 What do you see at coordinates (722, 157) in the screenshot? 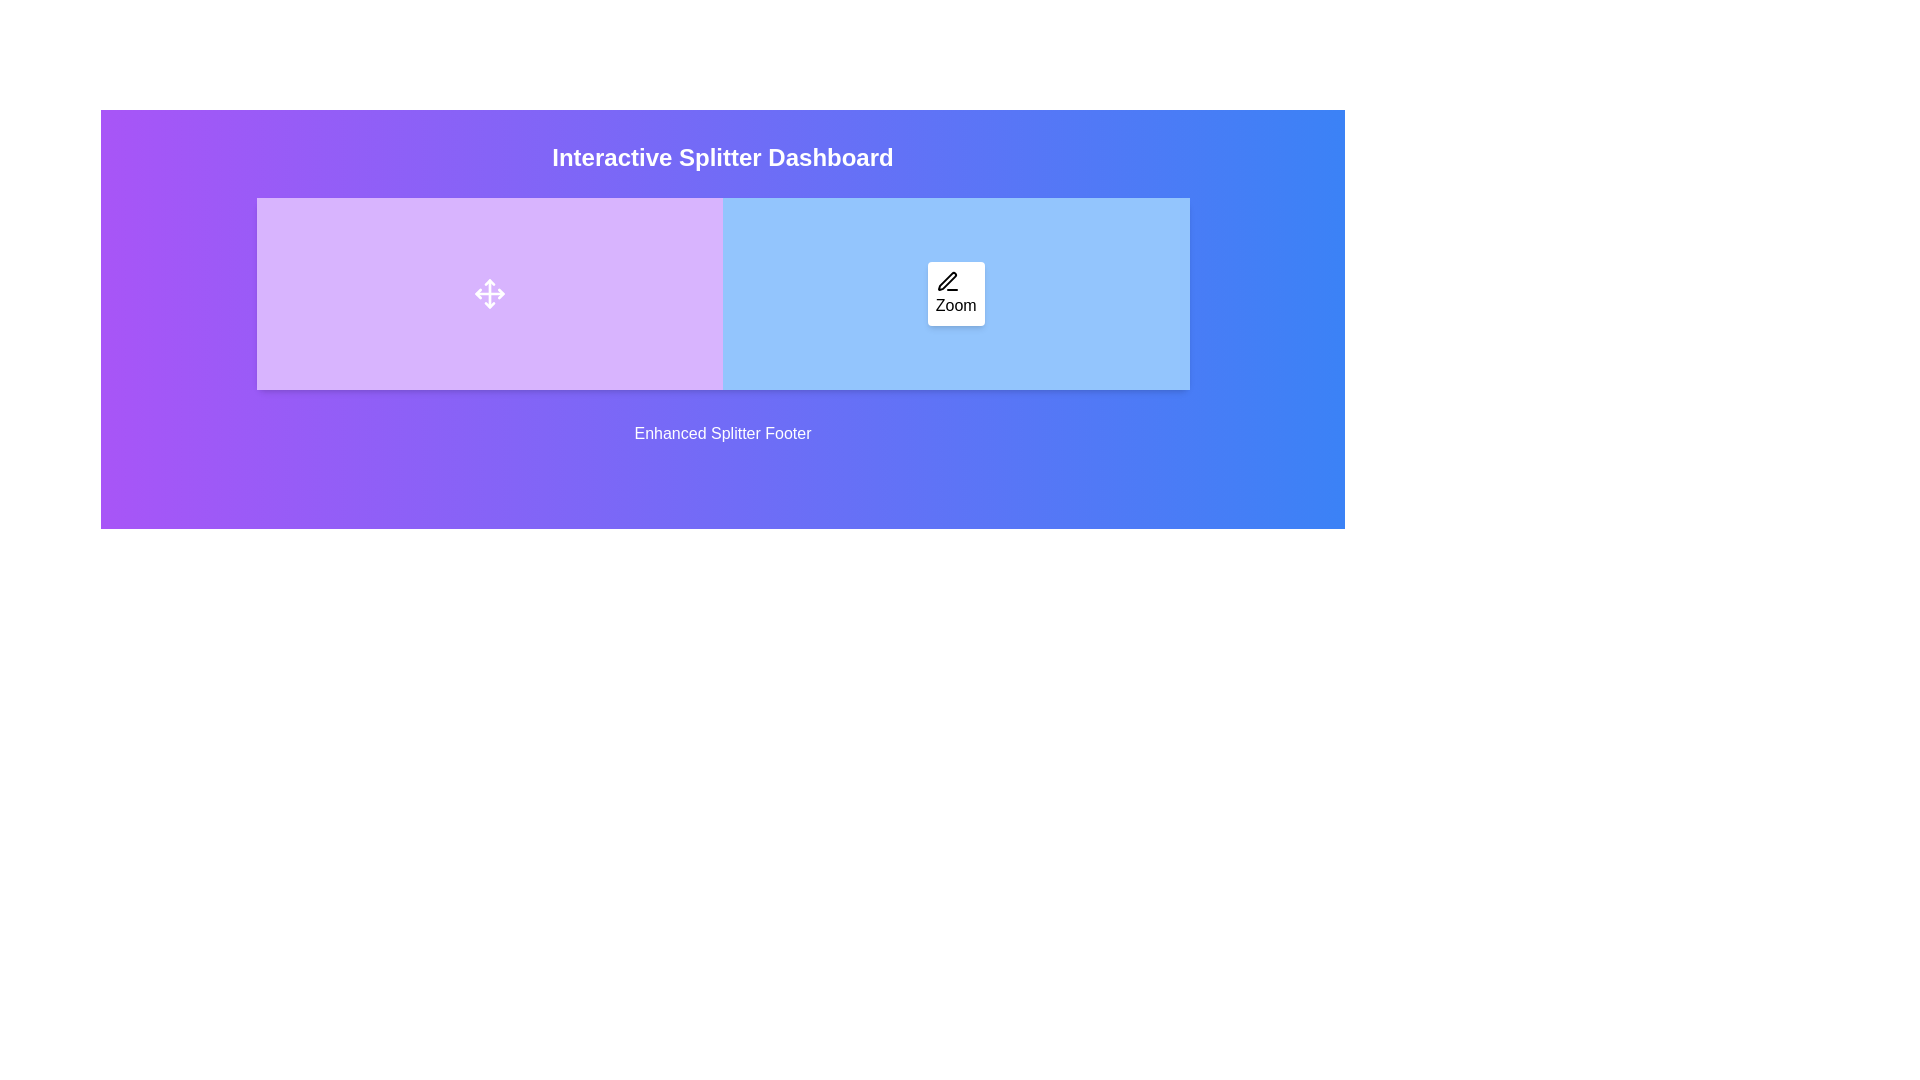
I see `the bold and large header text 'Interactive Splitter Dashboard' which is positioned at the top-center of the interface` at bounding box center [722, 157].